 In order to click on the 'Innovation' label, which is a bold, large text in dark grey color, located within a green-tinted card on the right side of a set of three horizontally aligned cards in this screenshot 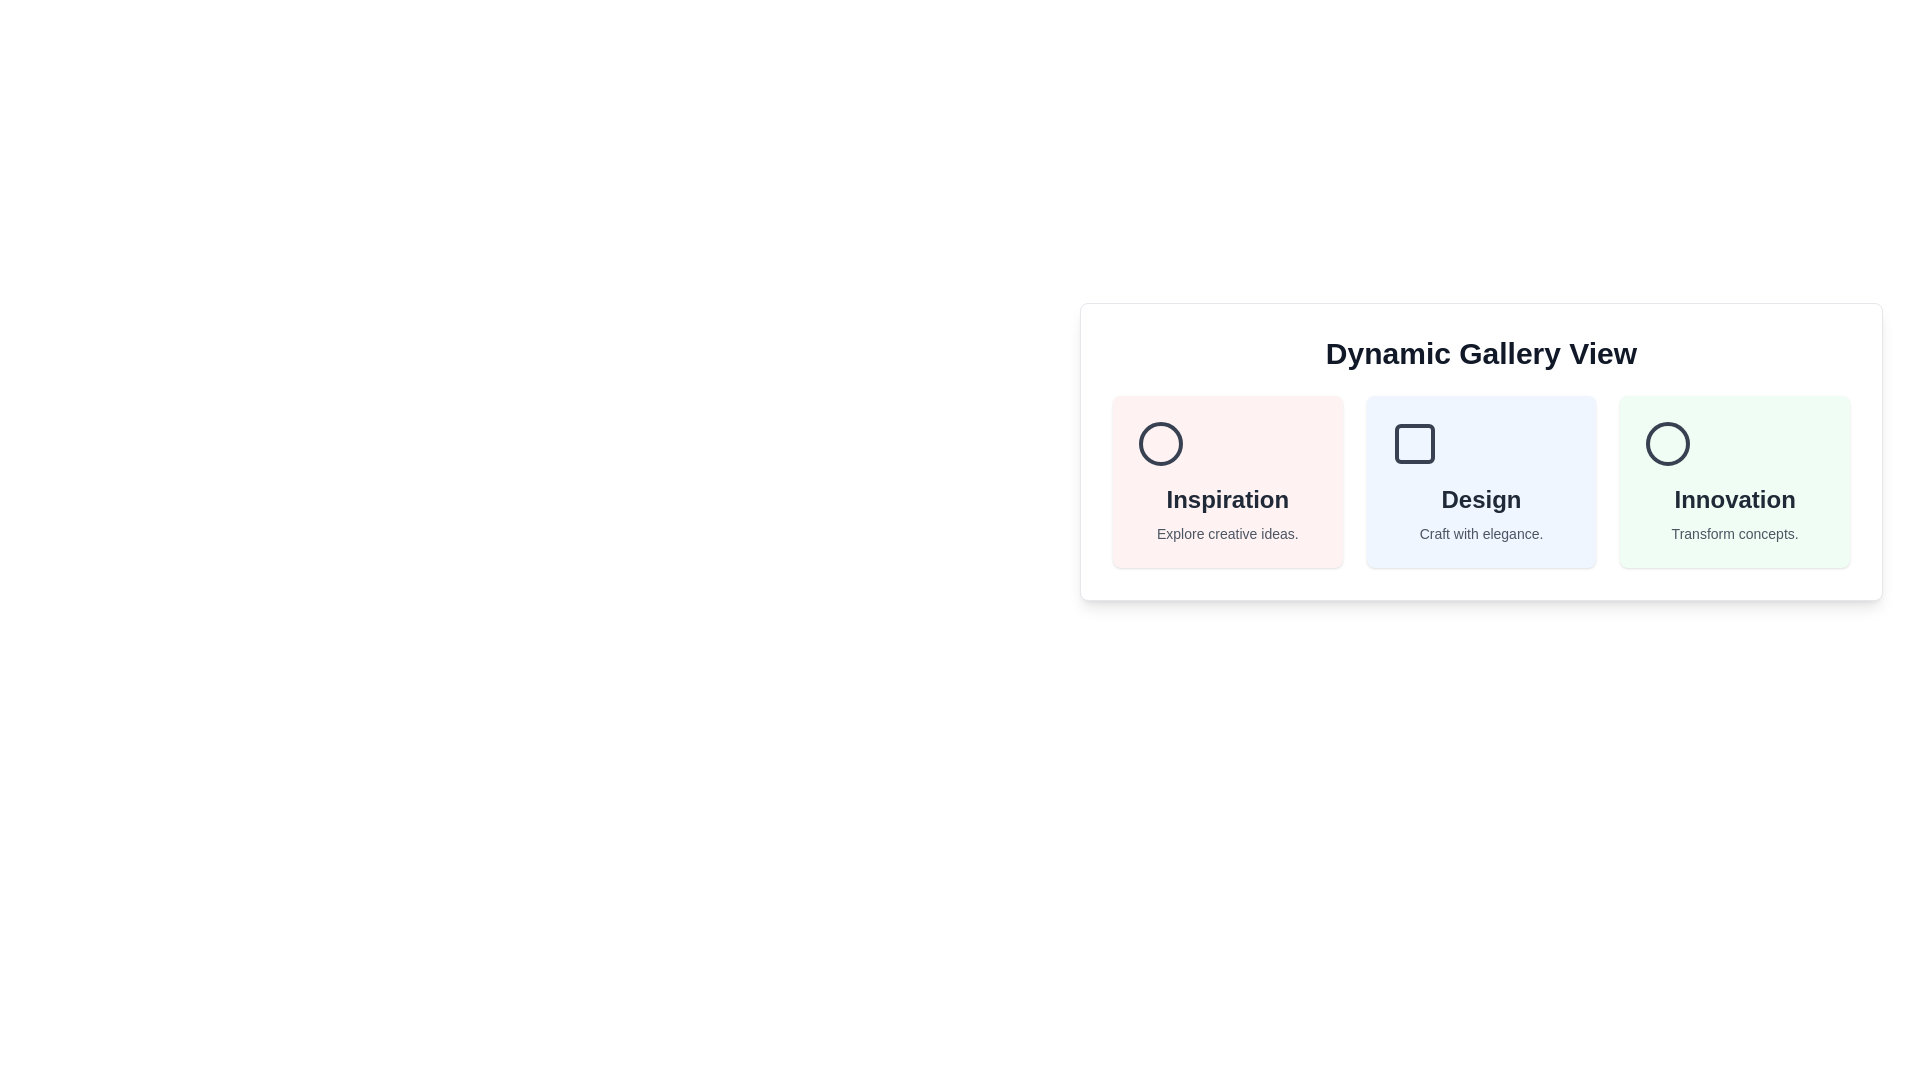, I will do `click(1734, 499)`.